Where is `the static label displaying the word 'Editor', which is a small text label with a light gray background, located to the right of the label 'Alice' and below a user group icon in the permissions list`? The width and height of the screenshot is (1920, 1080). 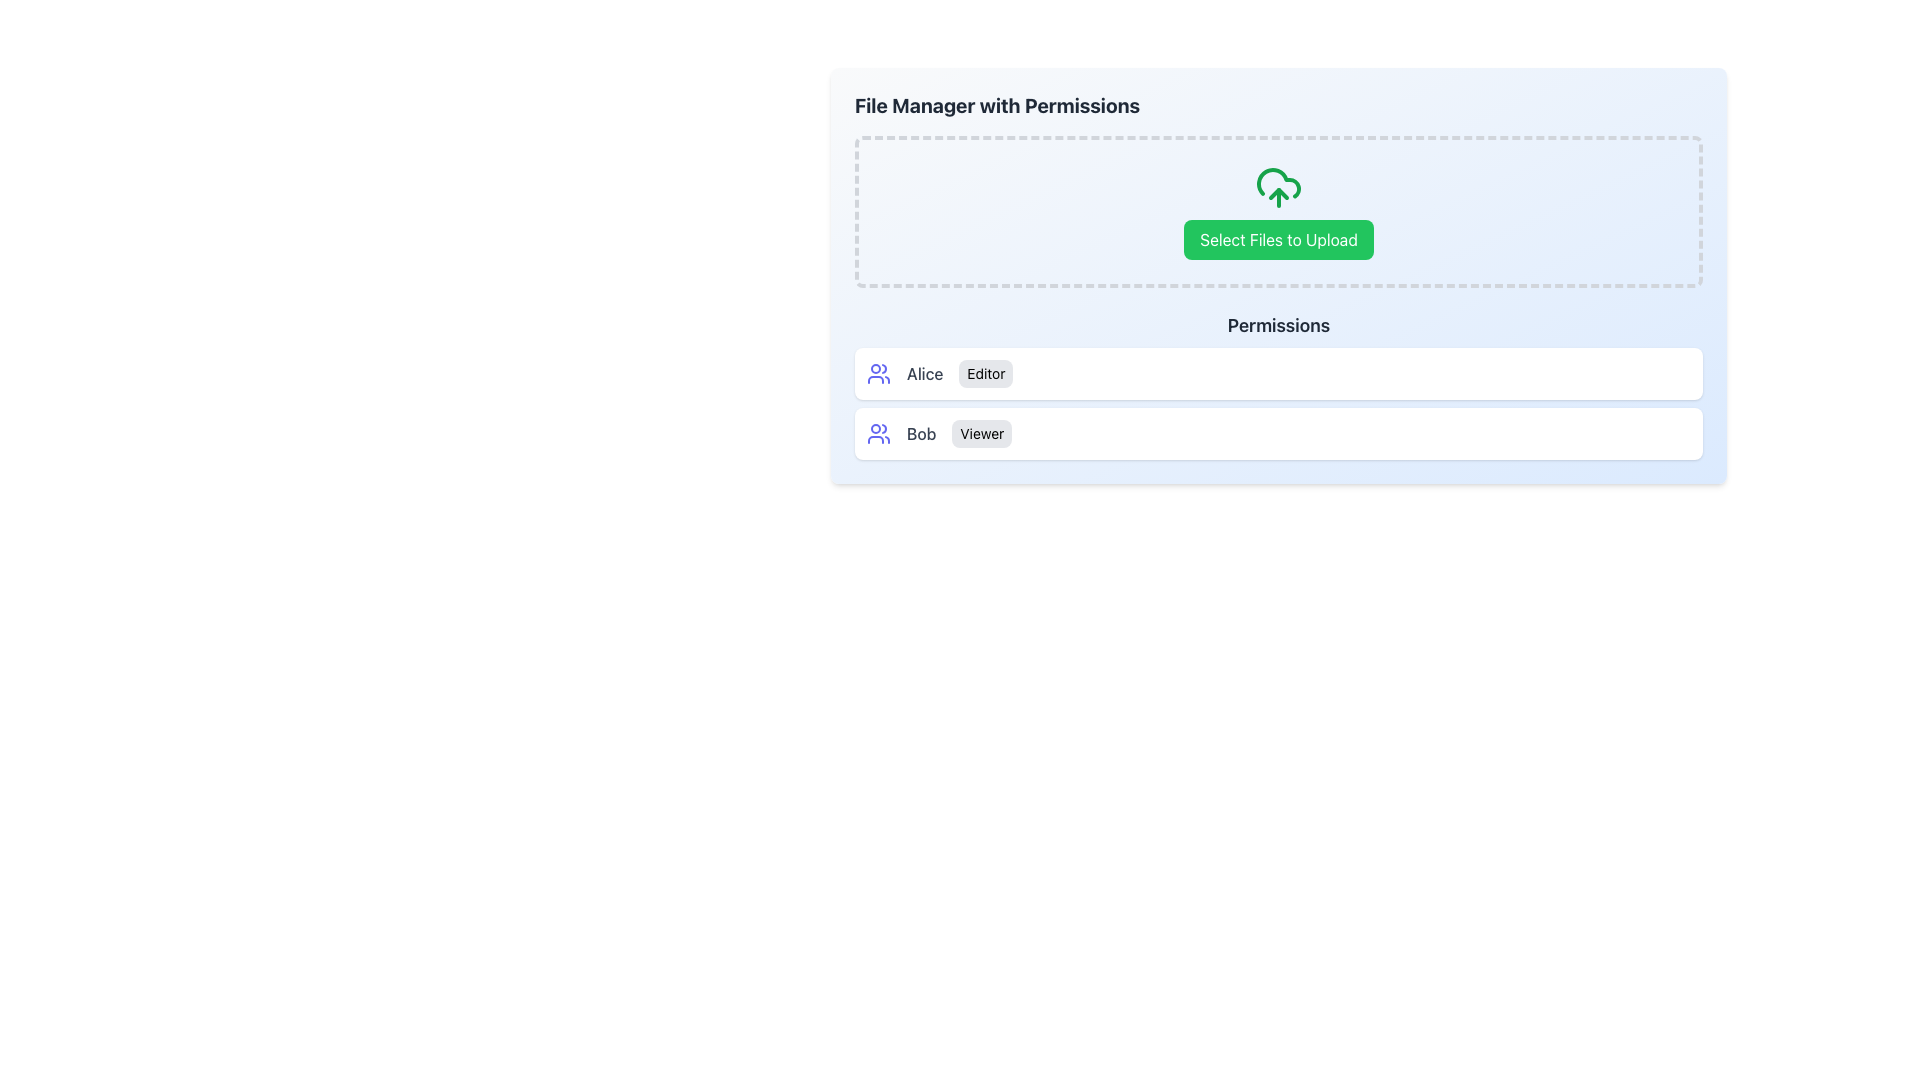 the static label displaying the word 'Editor', which is a small text label with a light gray background, located to the right of the label 'Alice' and below a user group icon in the permissions list is located at coordinates (986, 374).